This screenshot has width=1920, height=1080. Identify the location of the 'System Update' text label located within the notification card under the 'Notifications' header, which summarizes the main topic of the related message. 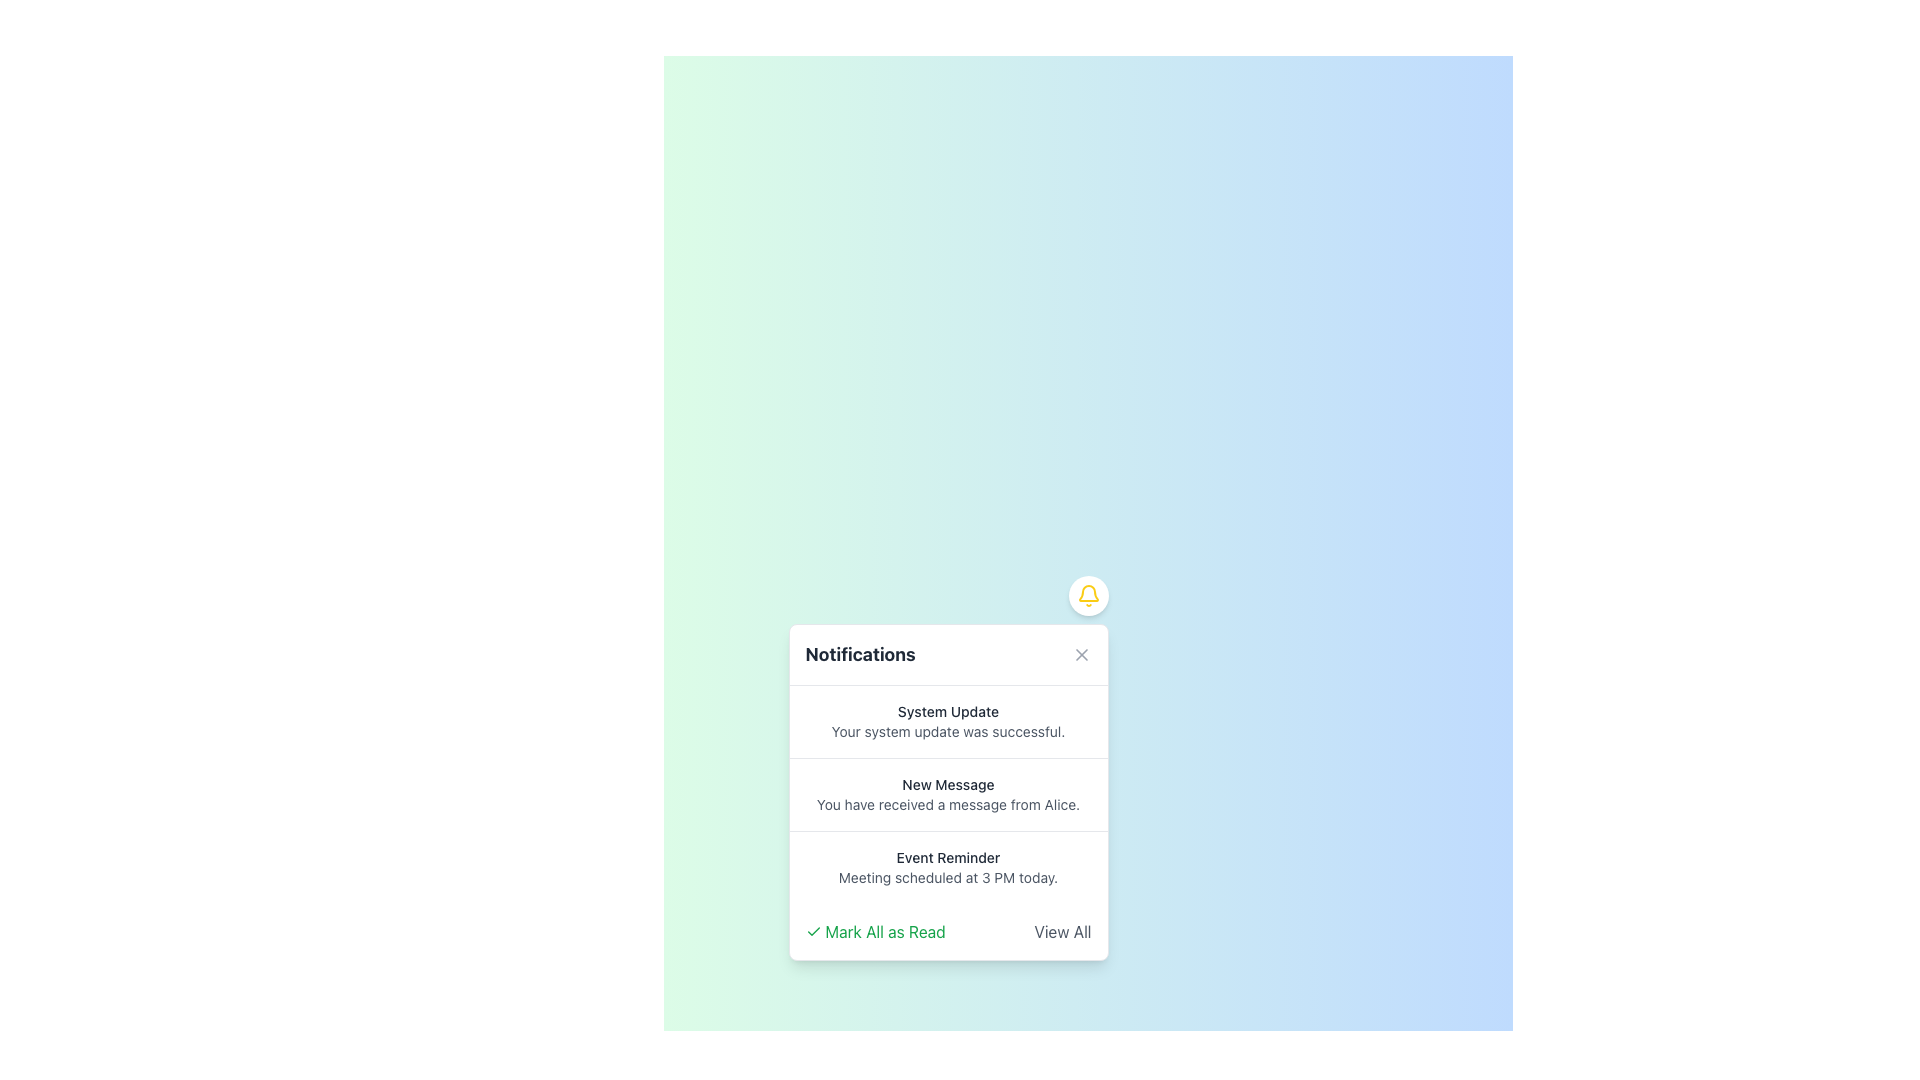
(947, 711).